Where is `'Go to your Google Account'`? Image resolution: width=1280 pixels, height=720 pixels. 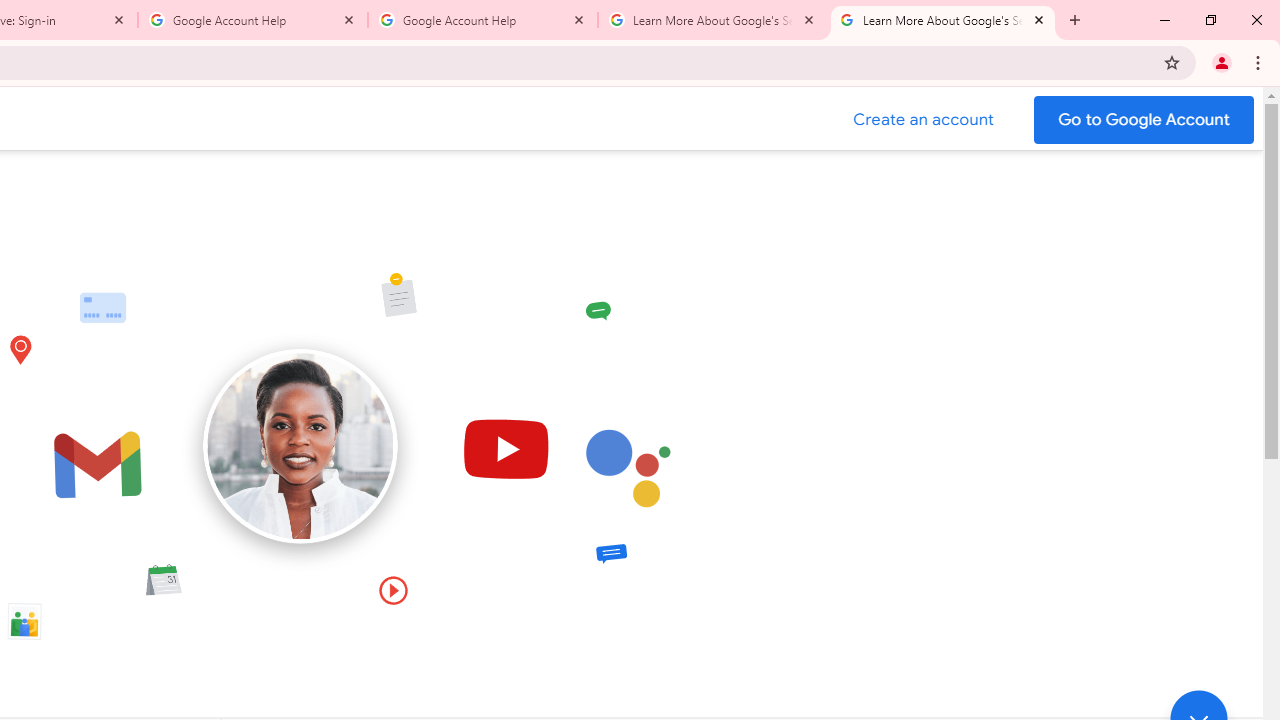
'Go to your Google Account' is located at coordinates (1144, 119).